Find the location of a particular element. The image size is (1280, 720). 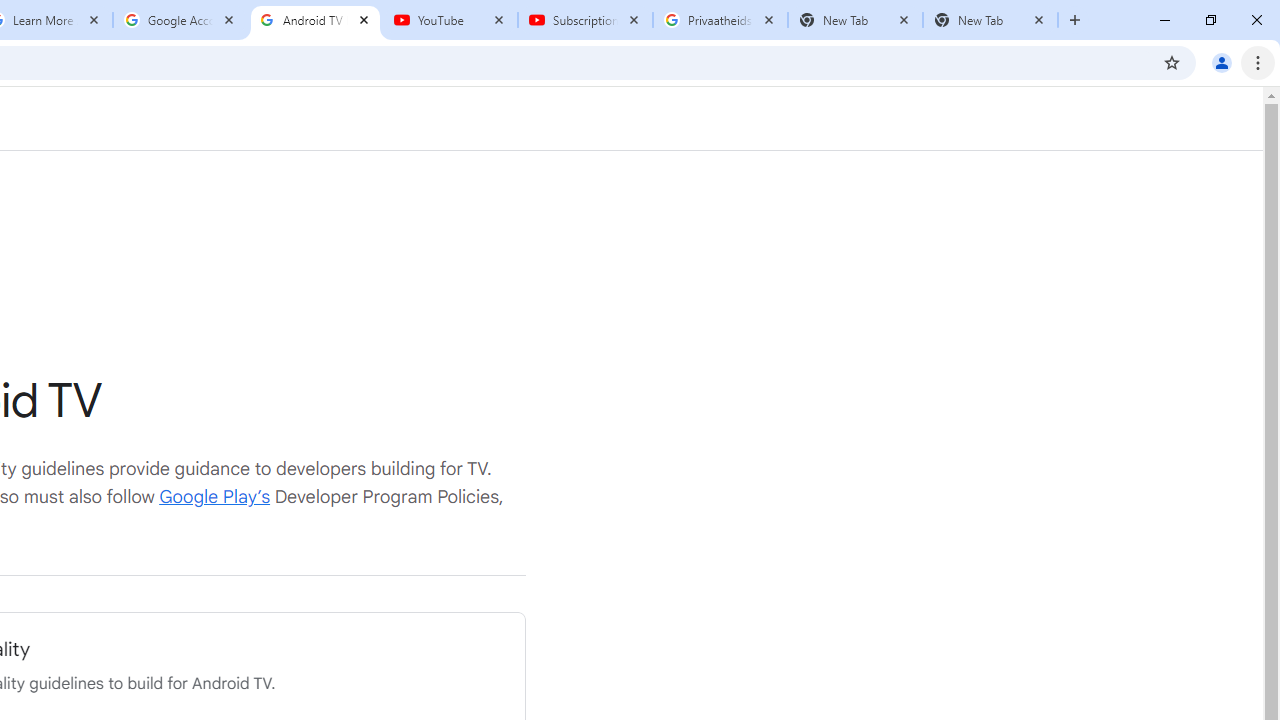

'Android TV Policies and Guidelines - Transparency Center' is located at coordinates (314, 20).